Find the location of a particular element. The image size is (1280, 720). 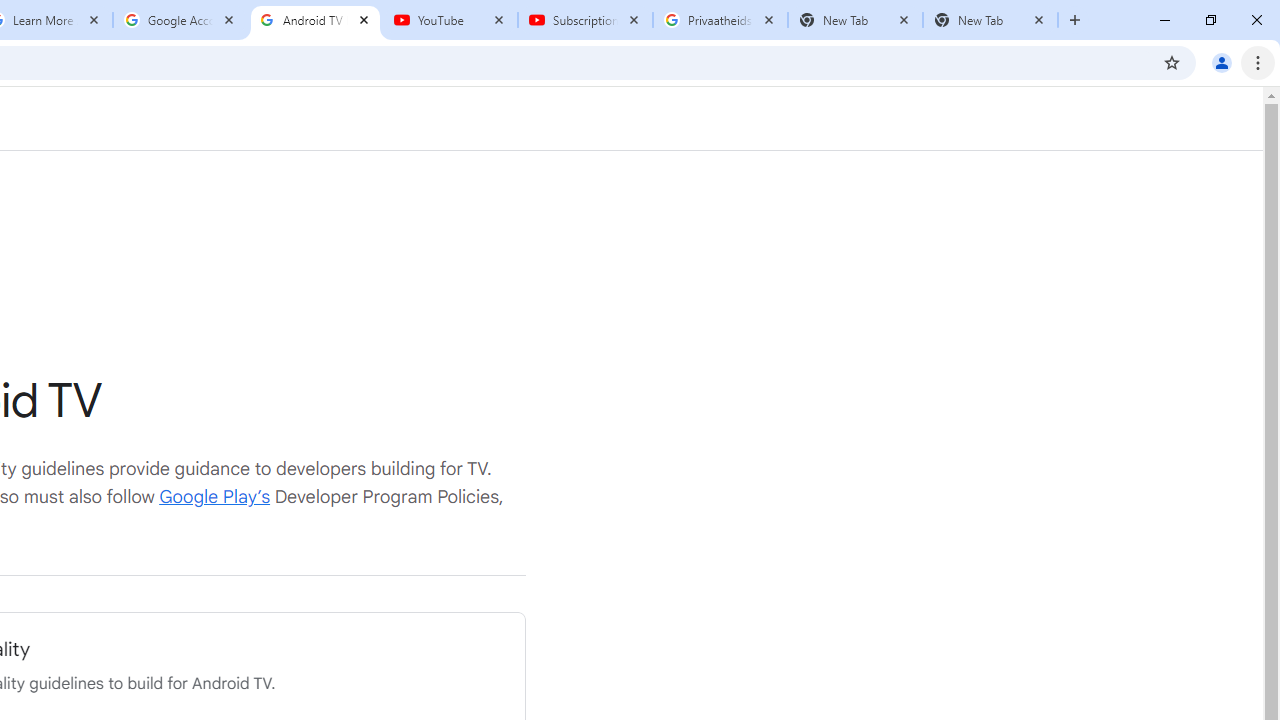

'Android TV Policies and Guidelines - Transparency Center' is located at coordinates (314, 20).